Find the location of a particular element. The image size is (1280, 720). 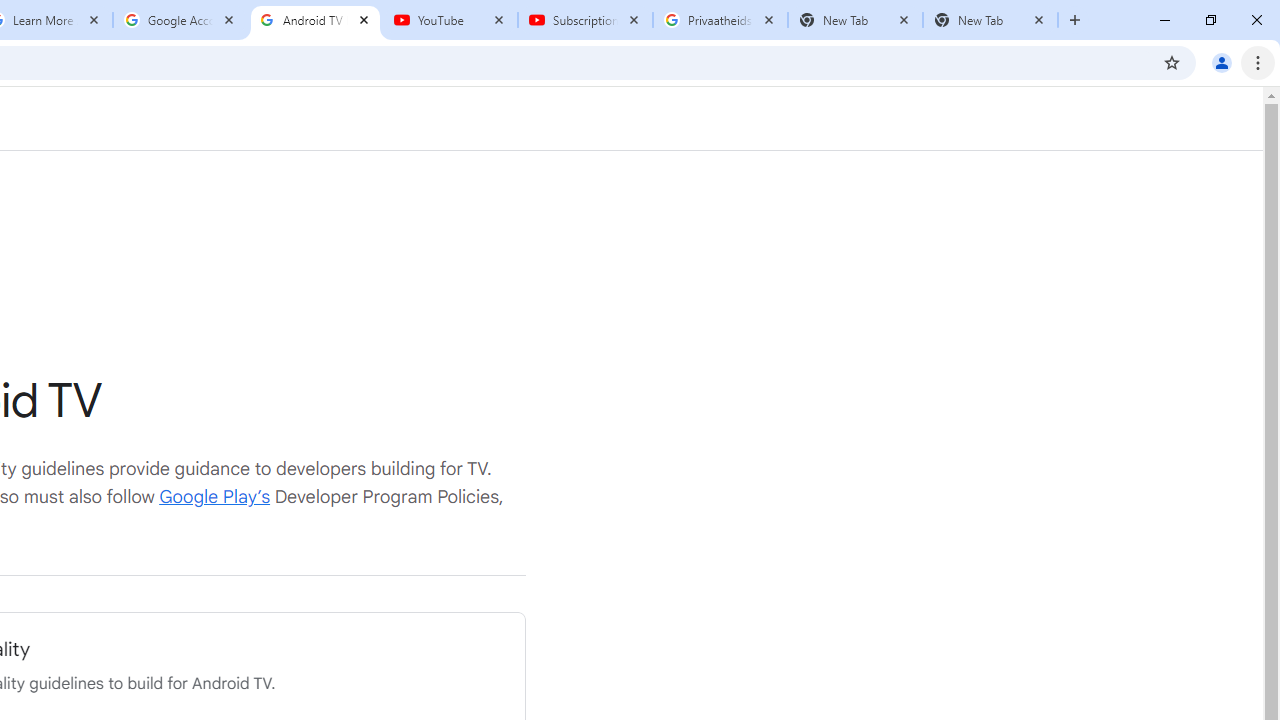

'Android TV Policies and Guidelines - Transparency Center' is located at coordinates (314, 20).